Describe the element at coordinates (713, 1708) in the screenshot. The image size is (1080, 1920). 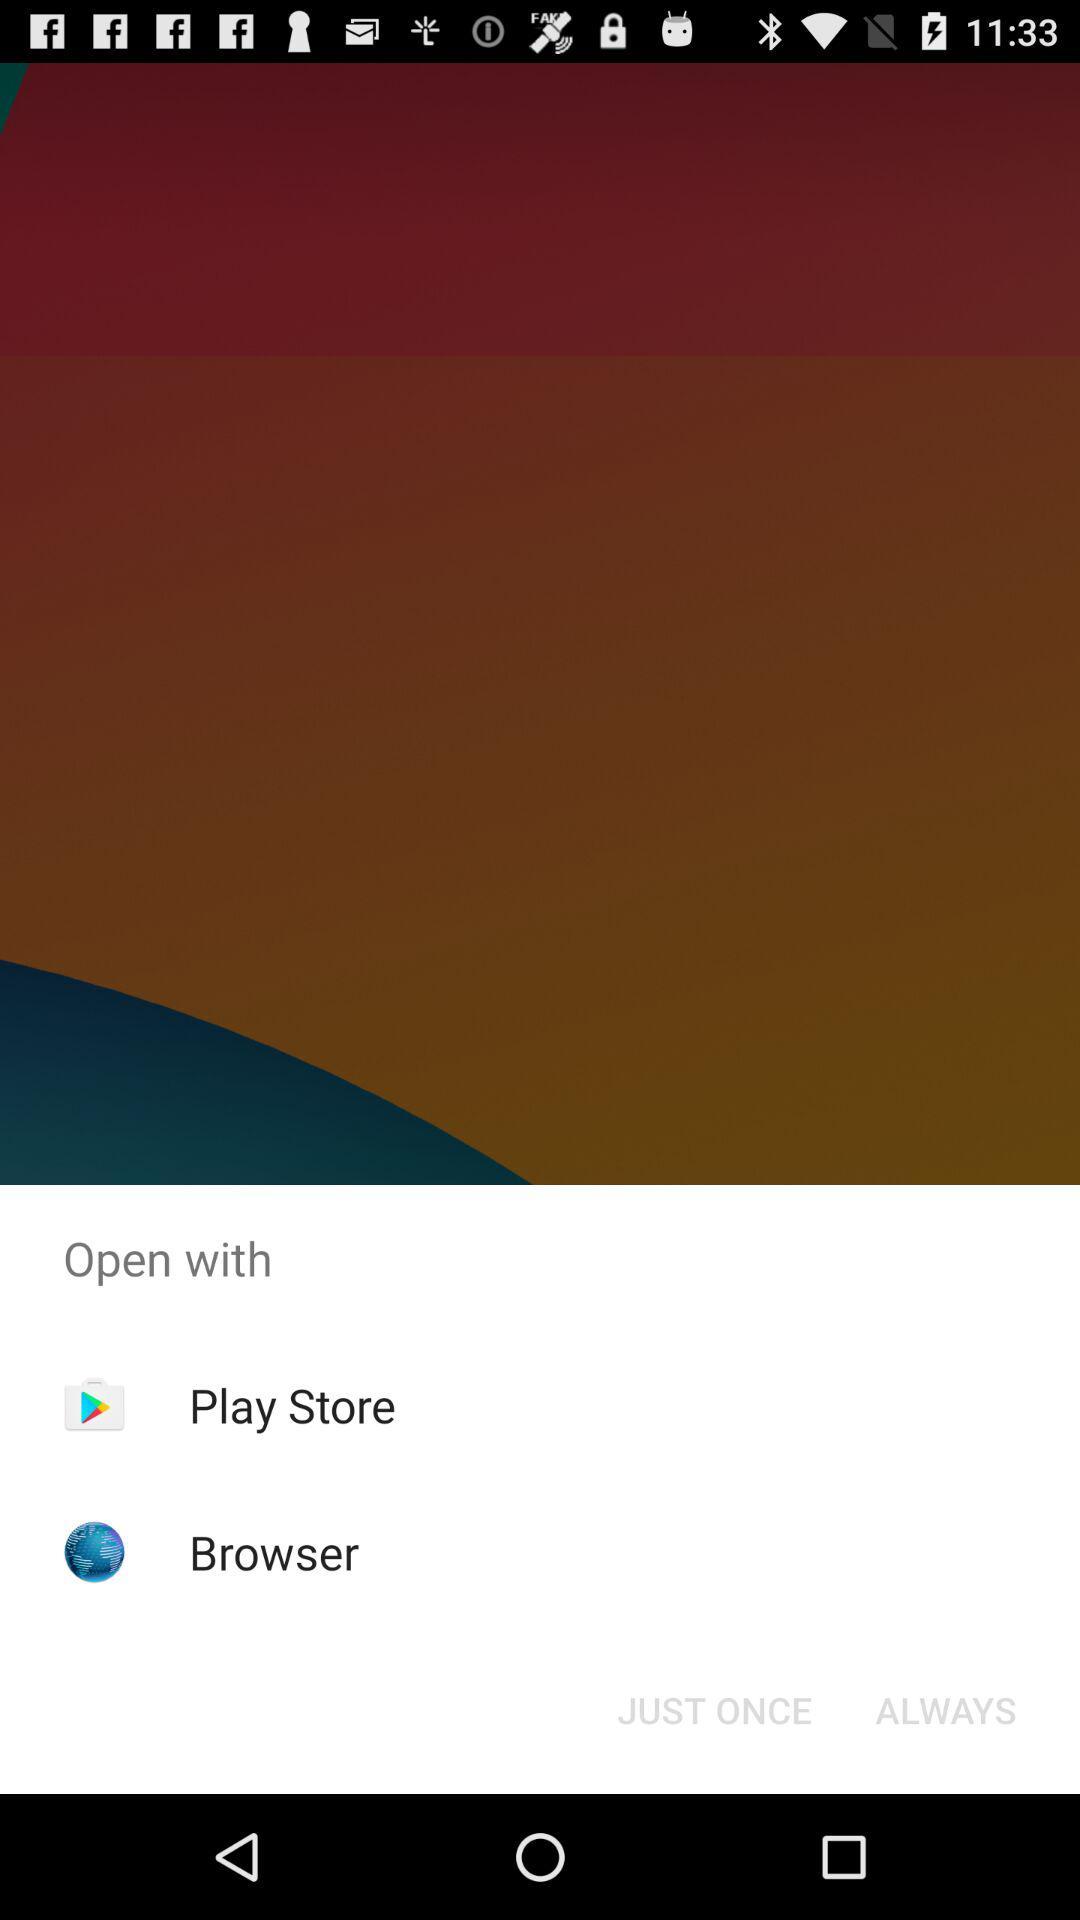
I see `the item below open with icon` at that location.